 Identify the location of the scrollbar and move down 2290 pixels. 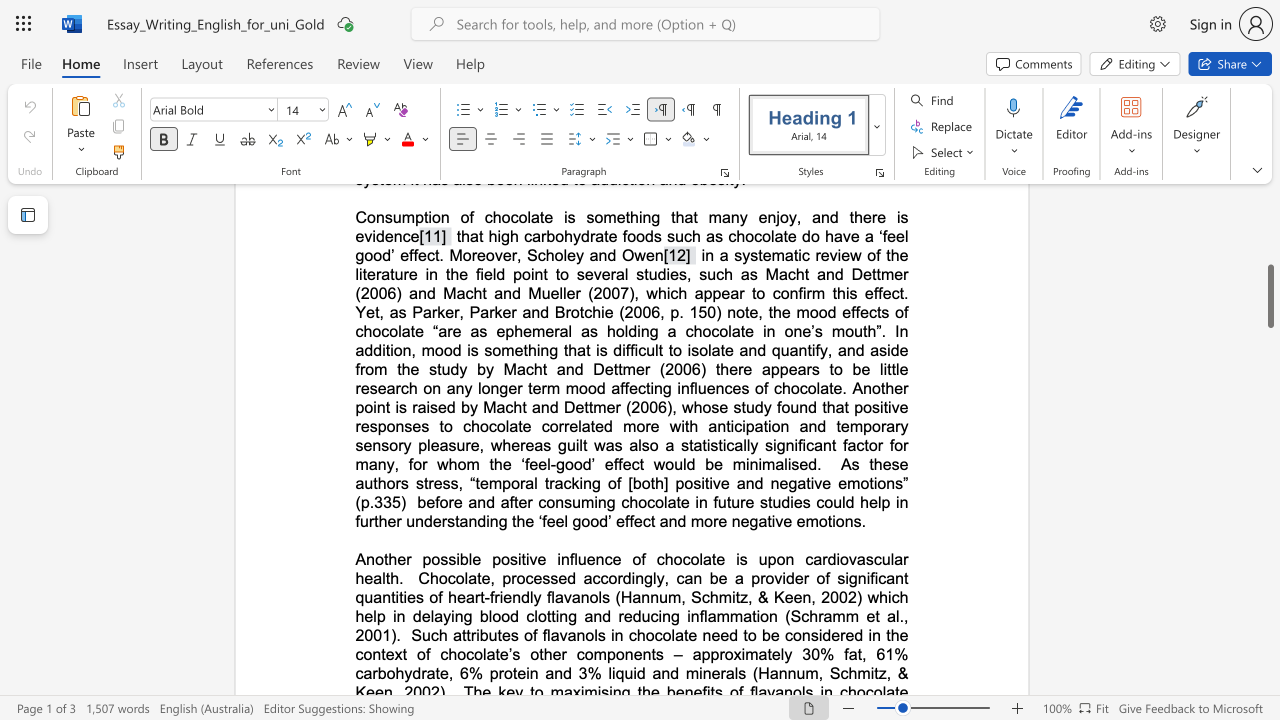
(1269, 296).